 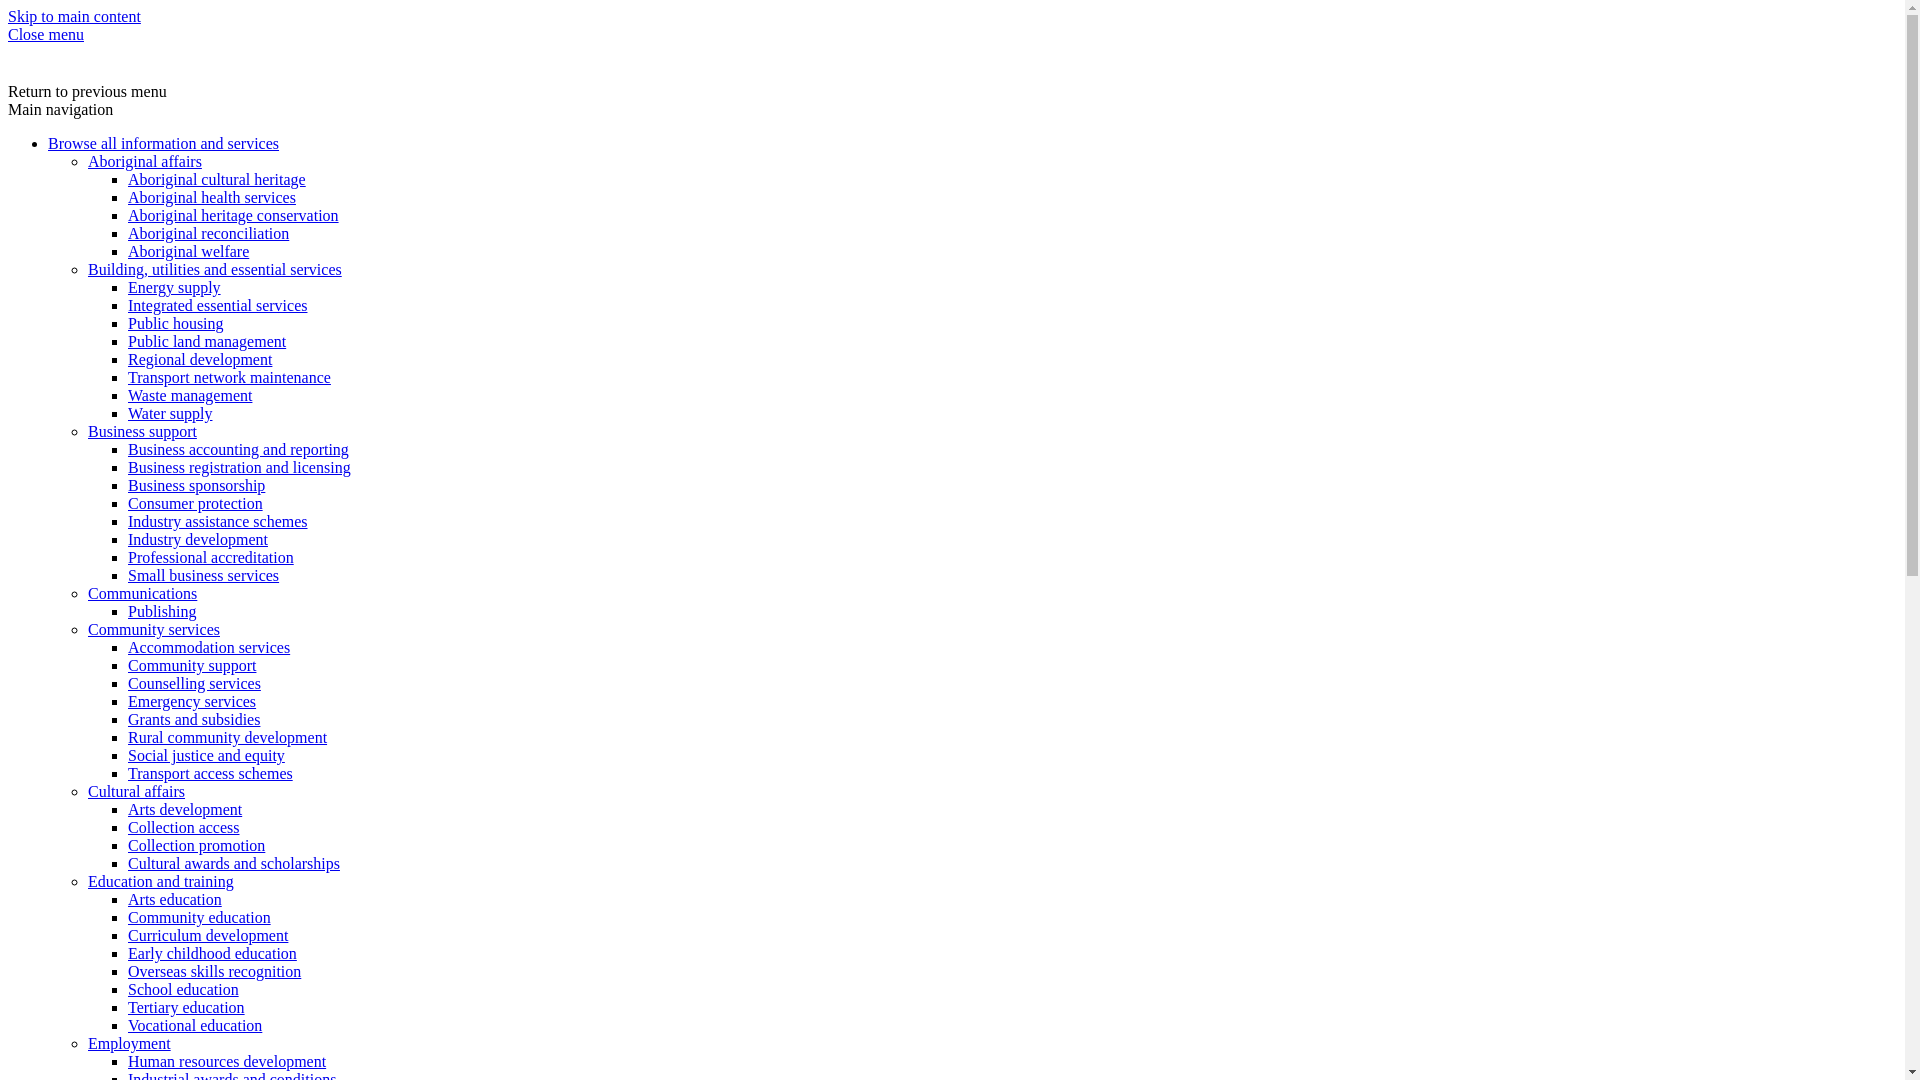 I want to click on 'Public land management', so click(x=206, y=340).